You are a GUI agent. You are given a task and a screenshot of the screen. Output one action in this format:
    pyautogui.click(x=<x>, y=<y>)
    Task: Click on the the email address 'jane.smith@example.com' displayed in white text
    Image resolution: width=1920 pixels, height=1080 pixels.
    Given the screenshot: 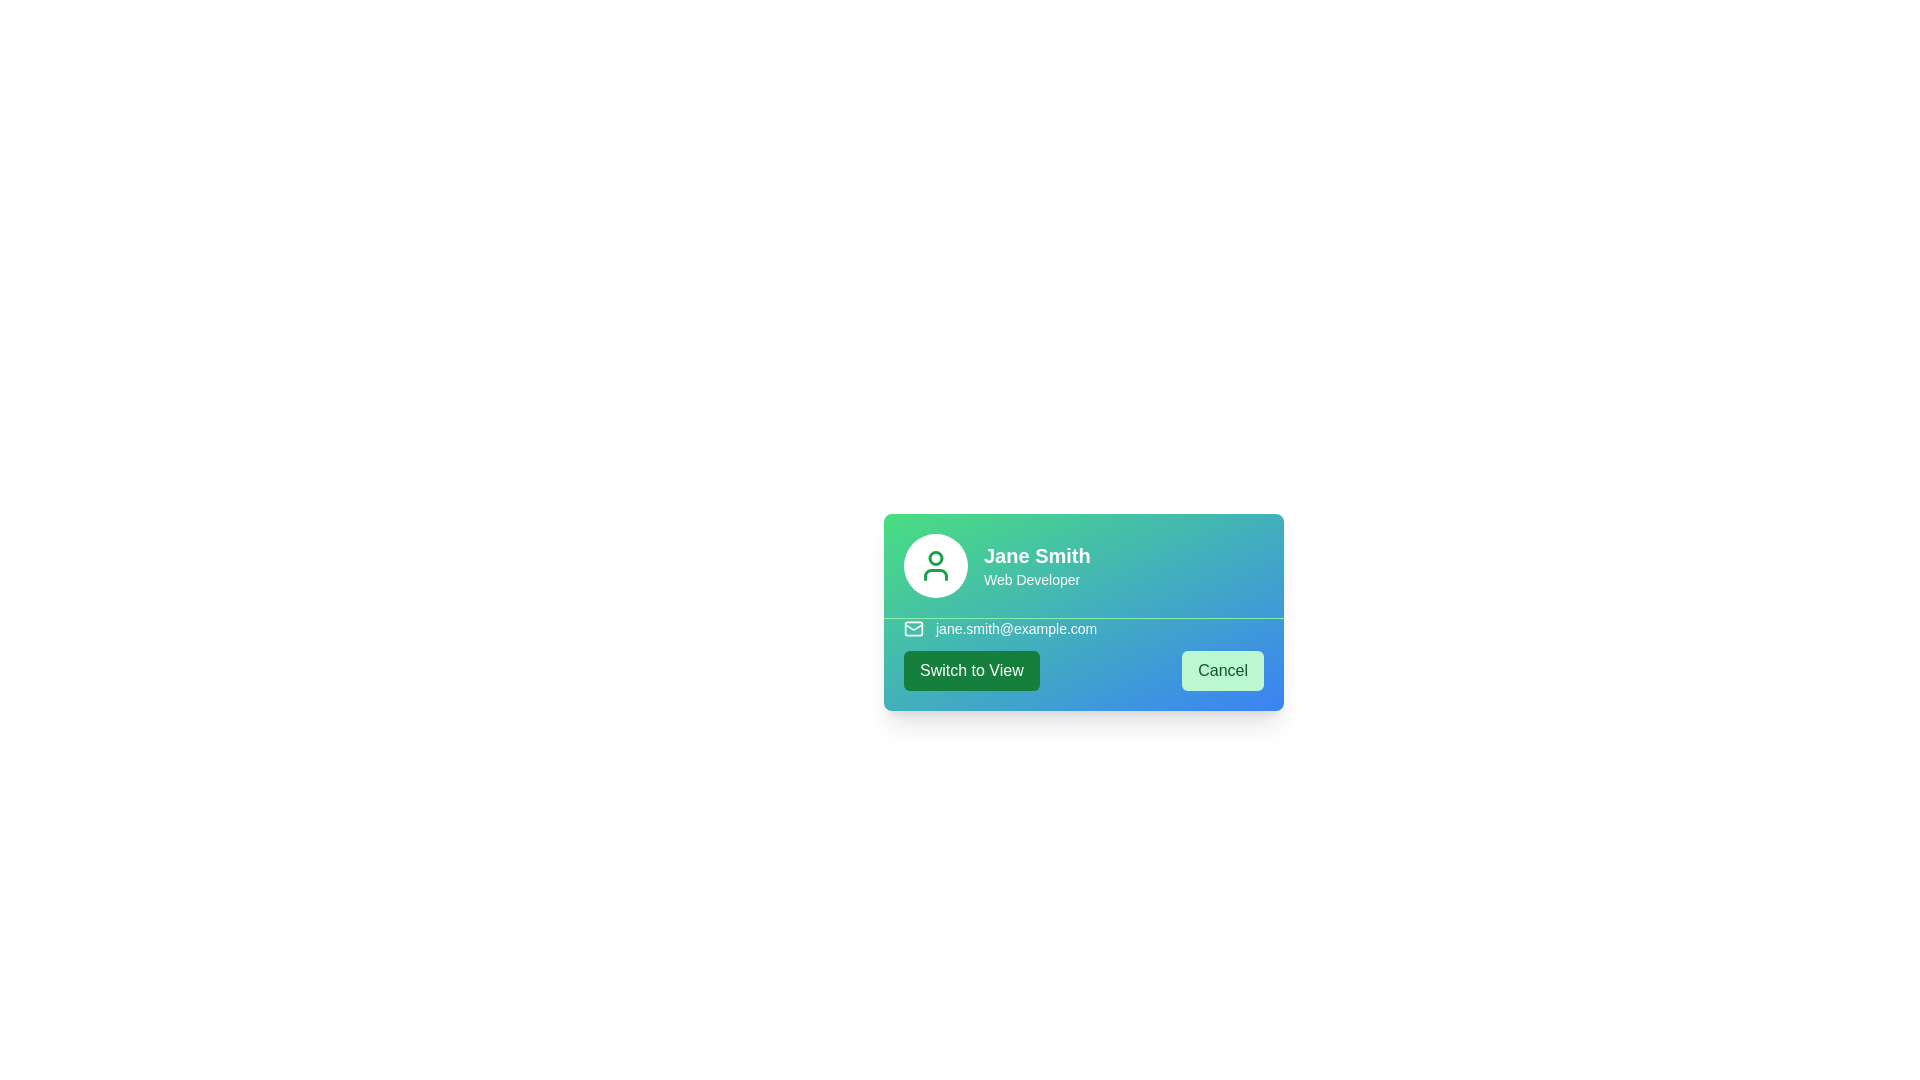 What is the action you would take?
    pyautogui.click(x=1016, y=627)
    